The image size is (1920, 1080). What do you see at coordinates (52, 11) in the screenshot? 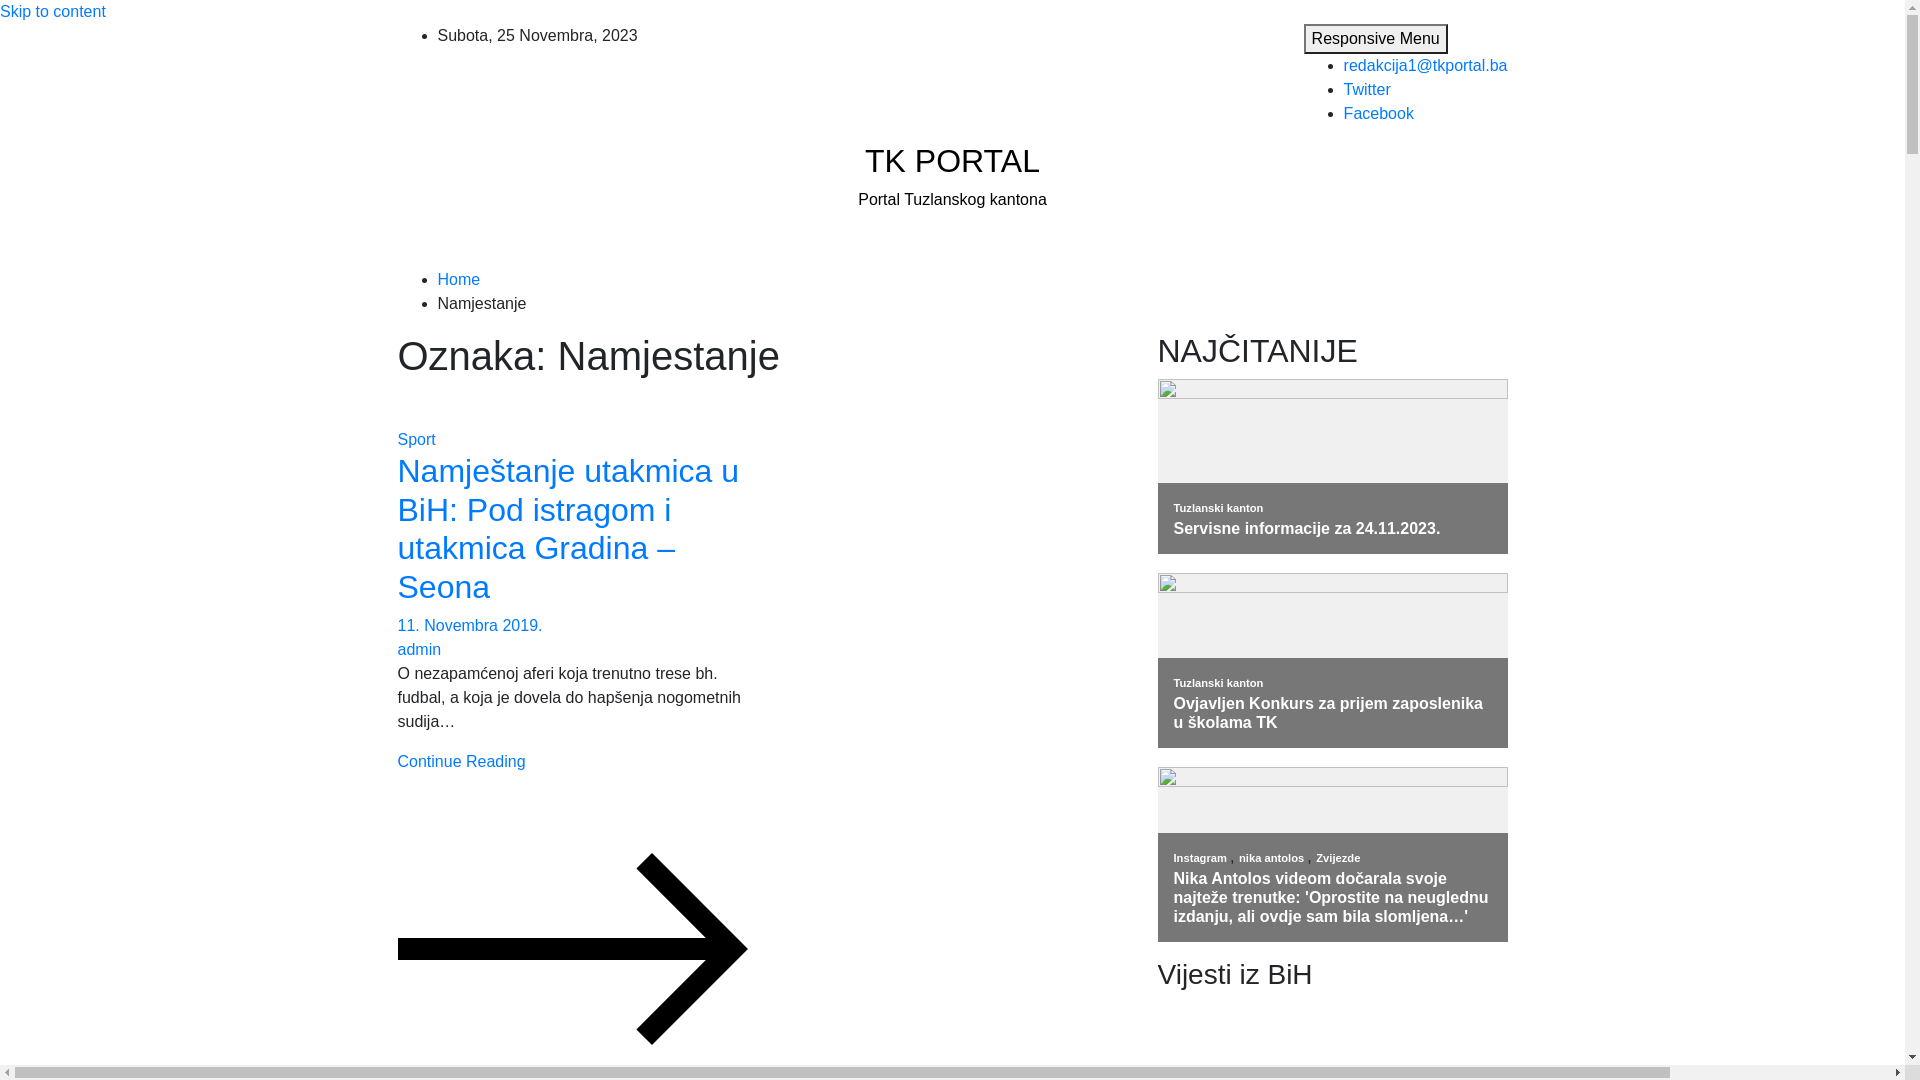
I see `'Skip to content'` at bounding box center [52, 11].